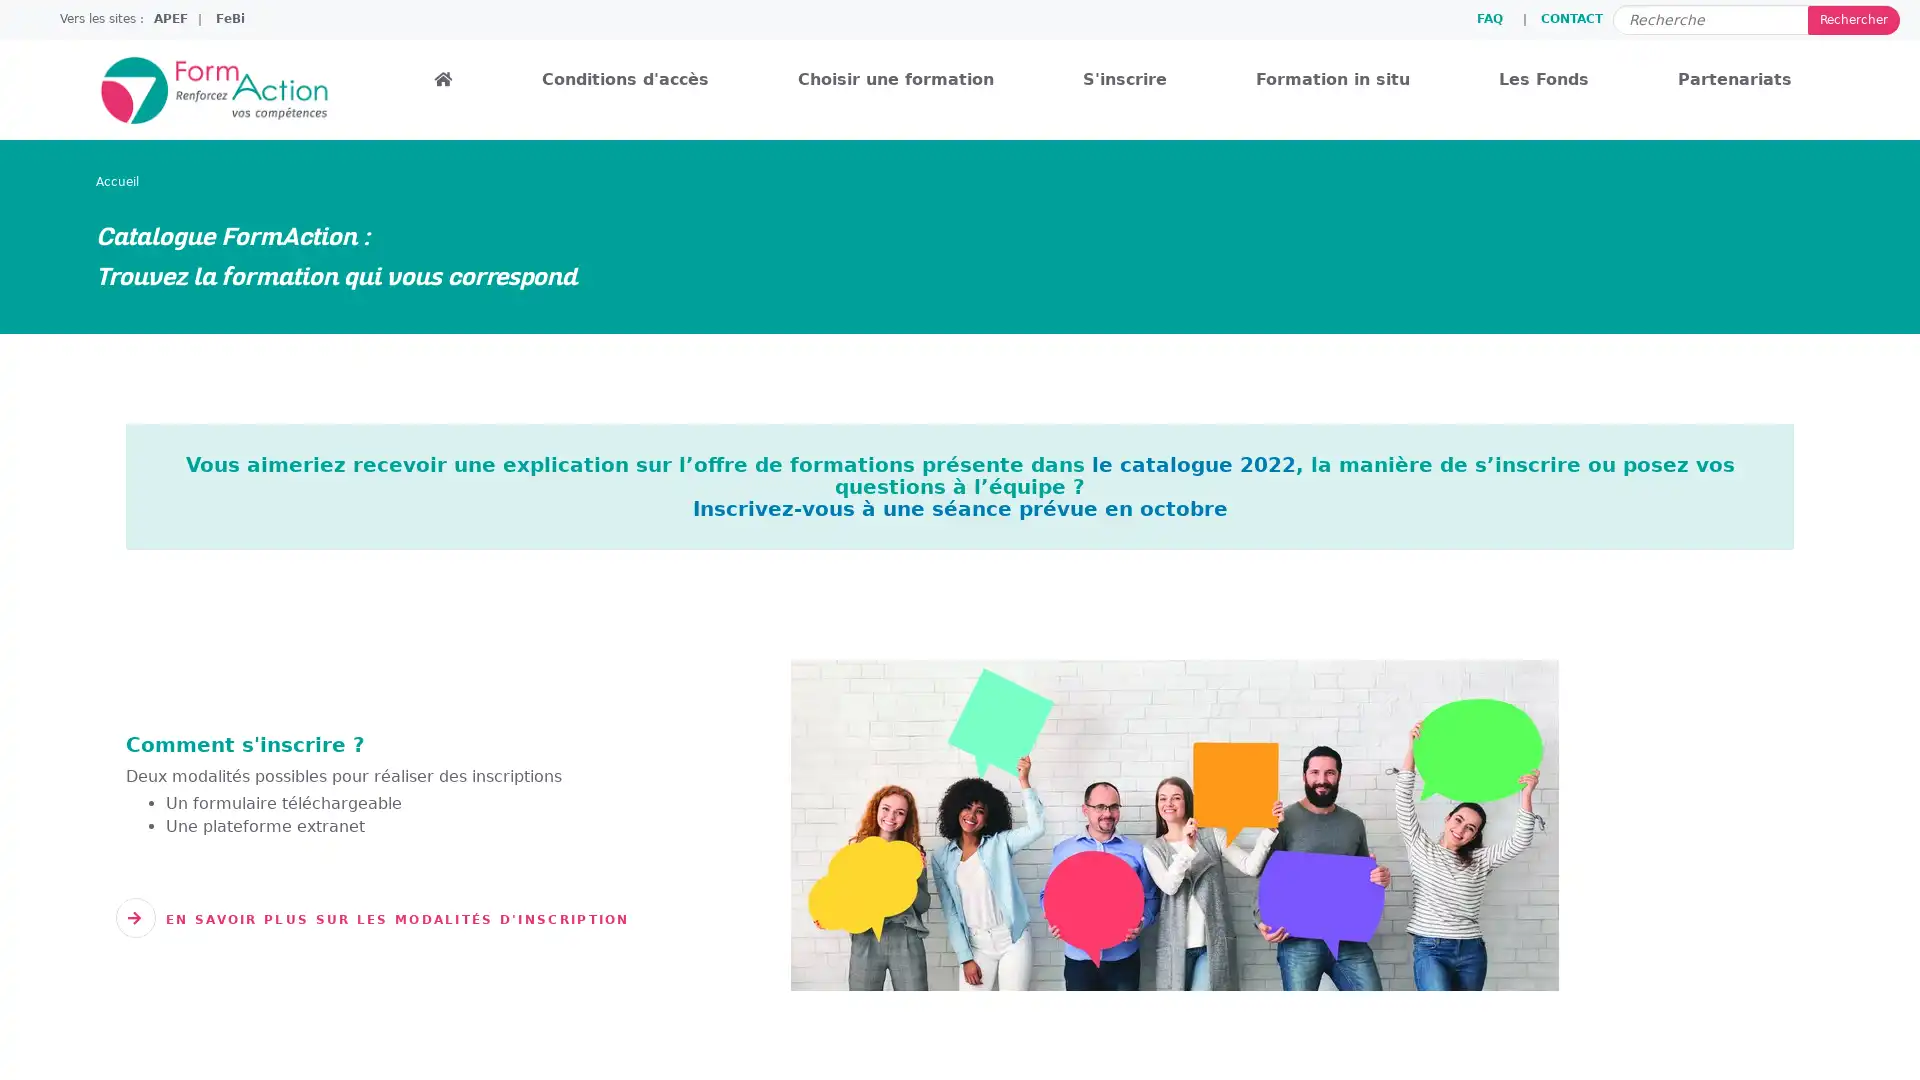  I want to click on Rechercher, so click(1852, 19).